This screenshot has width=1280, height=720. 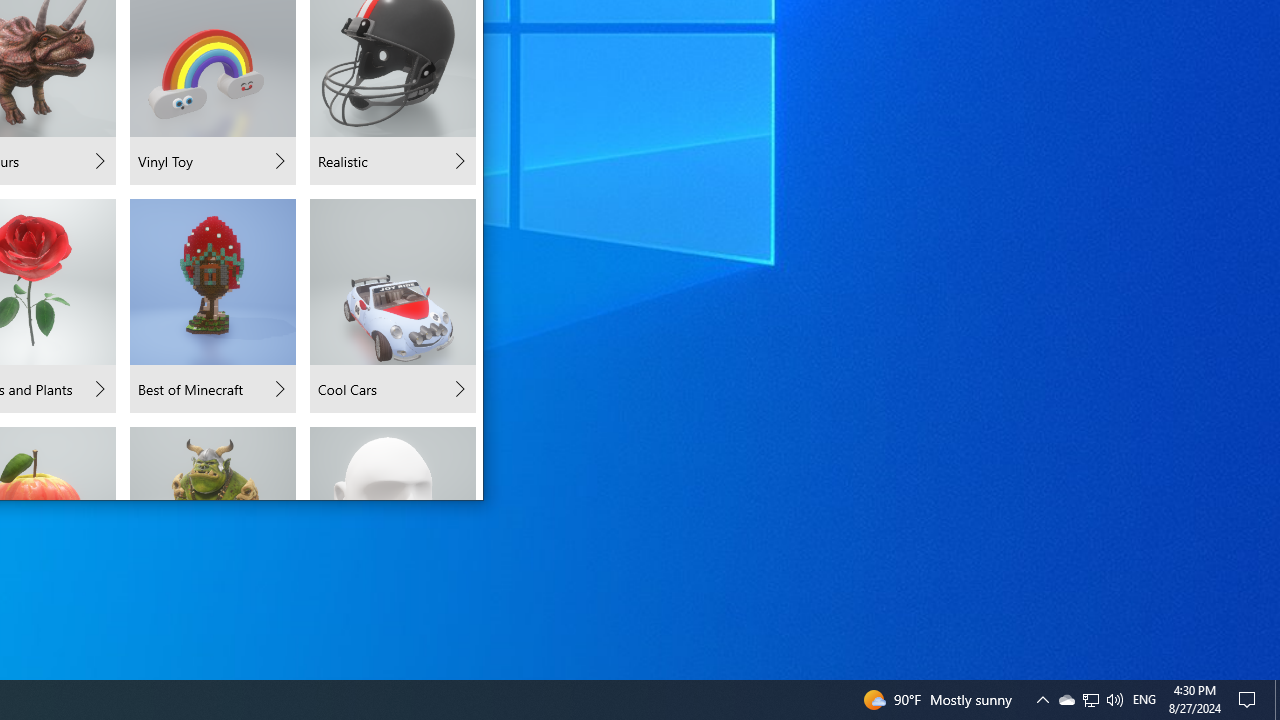 What do you see at coordinates (213, 462) in the screenshot?
I see `'Characters'` at bounding box center [213, 462].